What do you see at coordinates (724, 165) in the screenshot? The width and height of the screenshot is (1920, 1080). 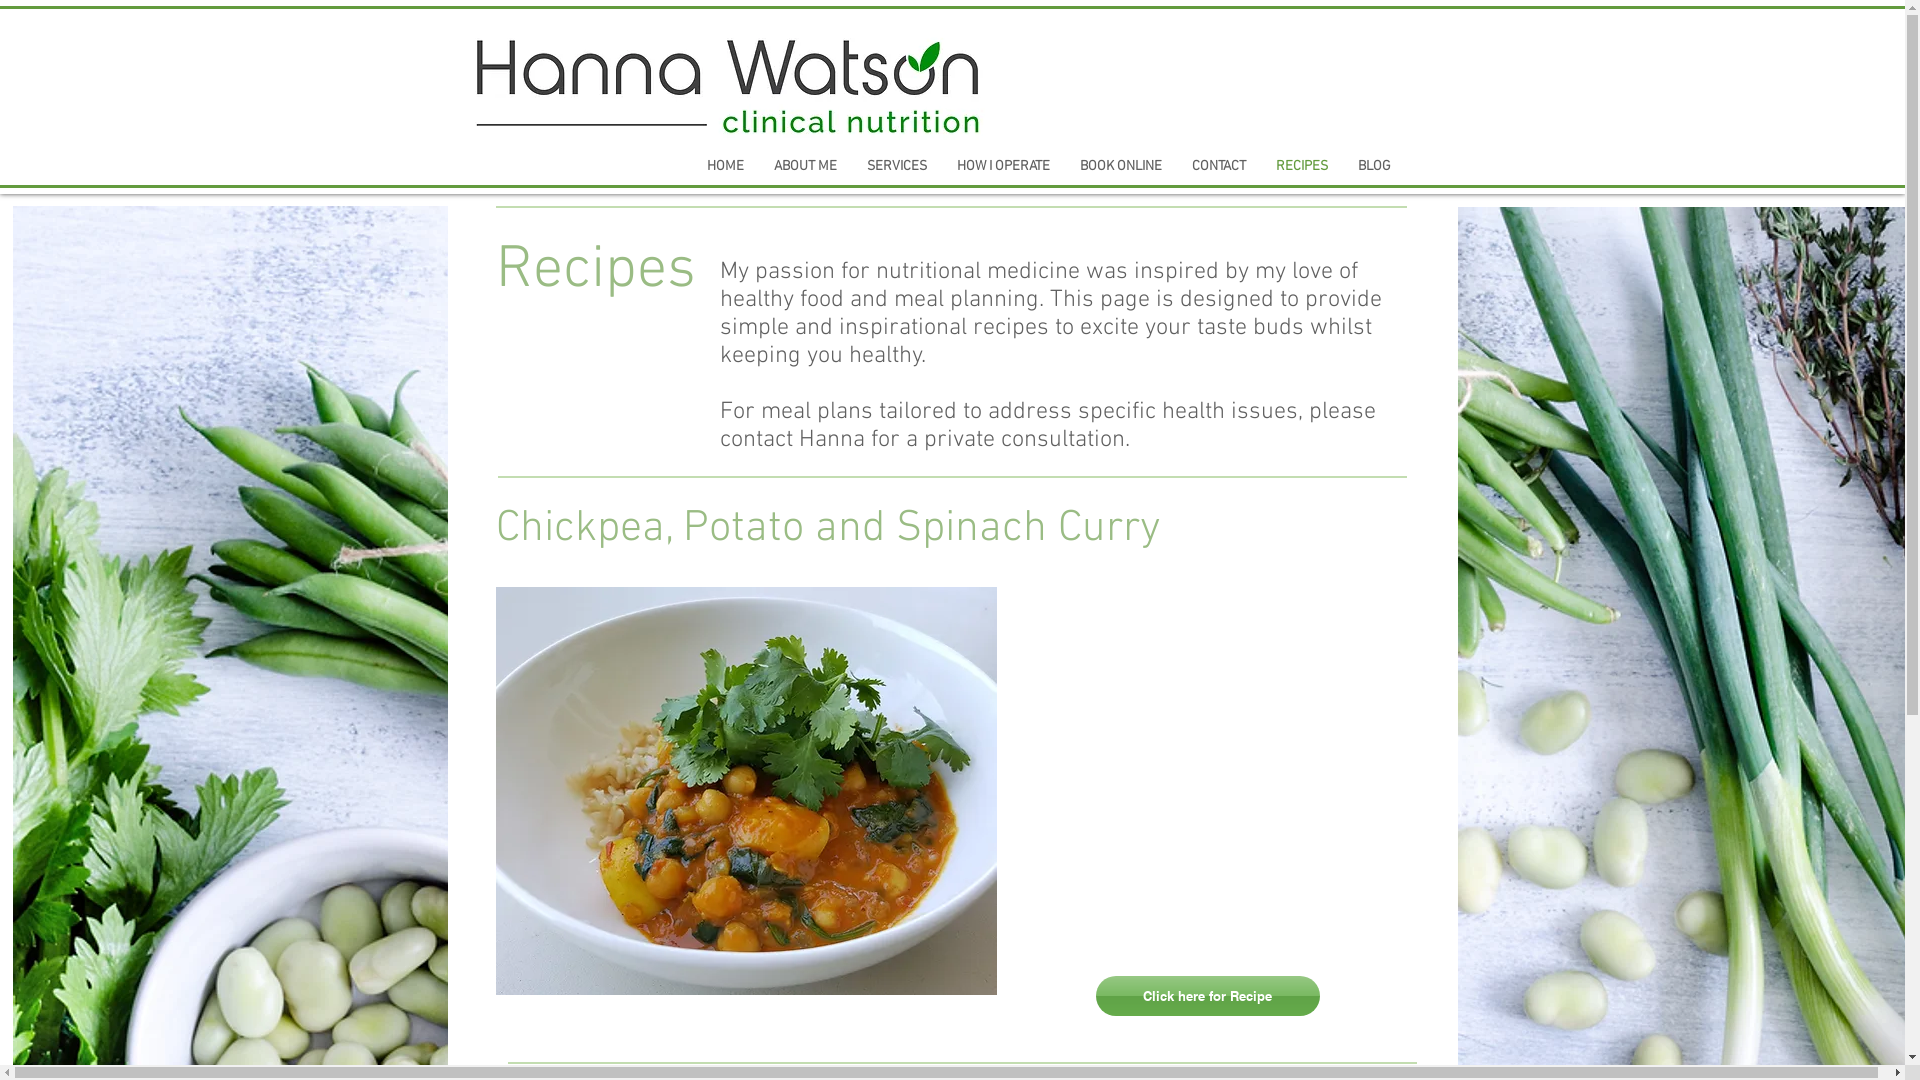 I see `'HOME'` at bounding box center [724, 165].